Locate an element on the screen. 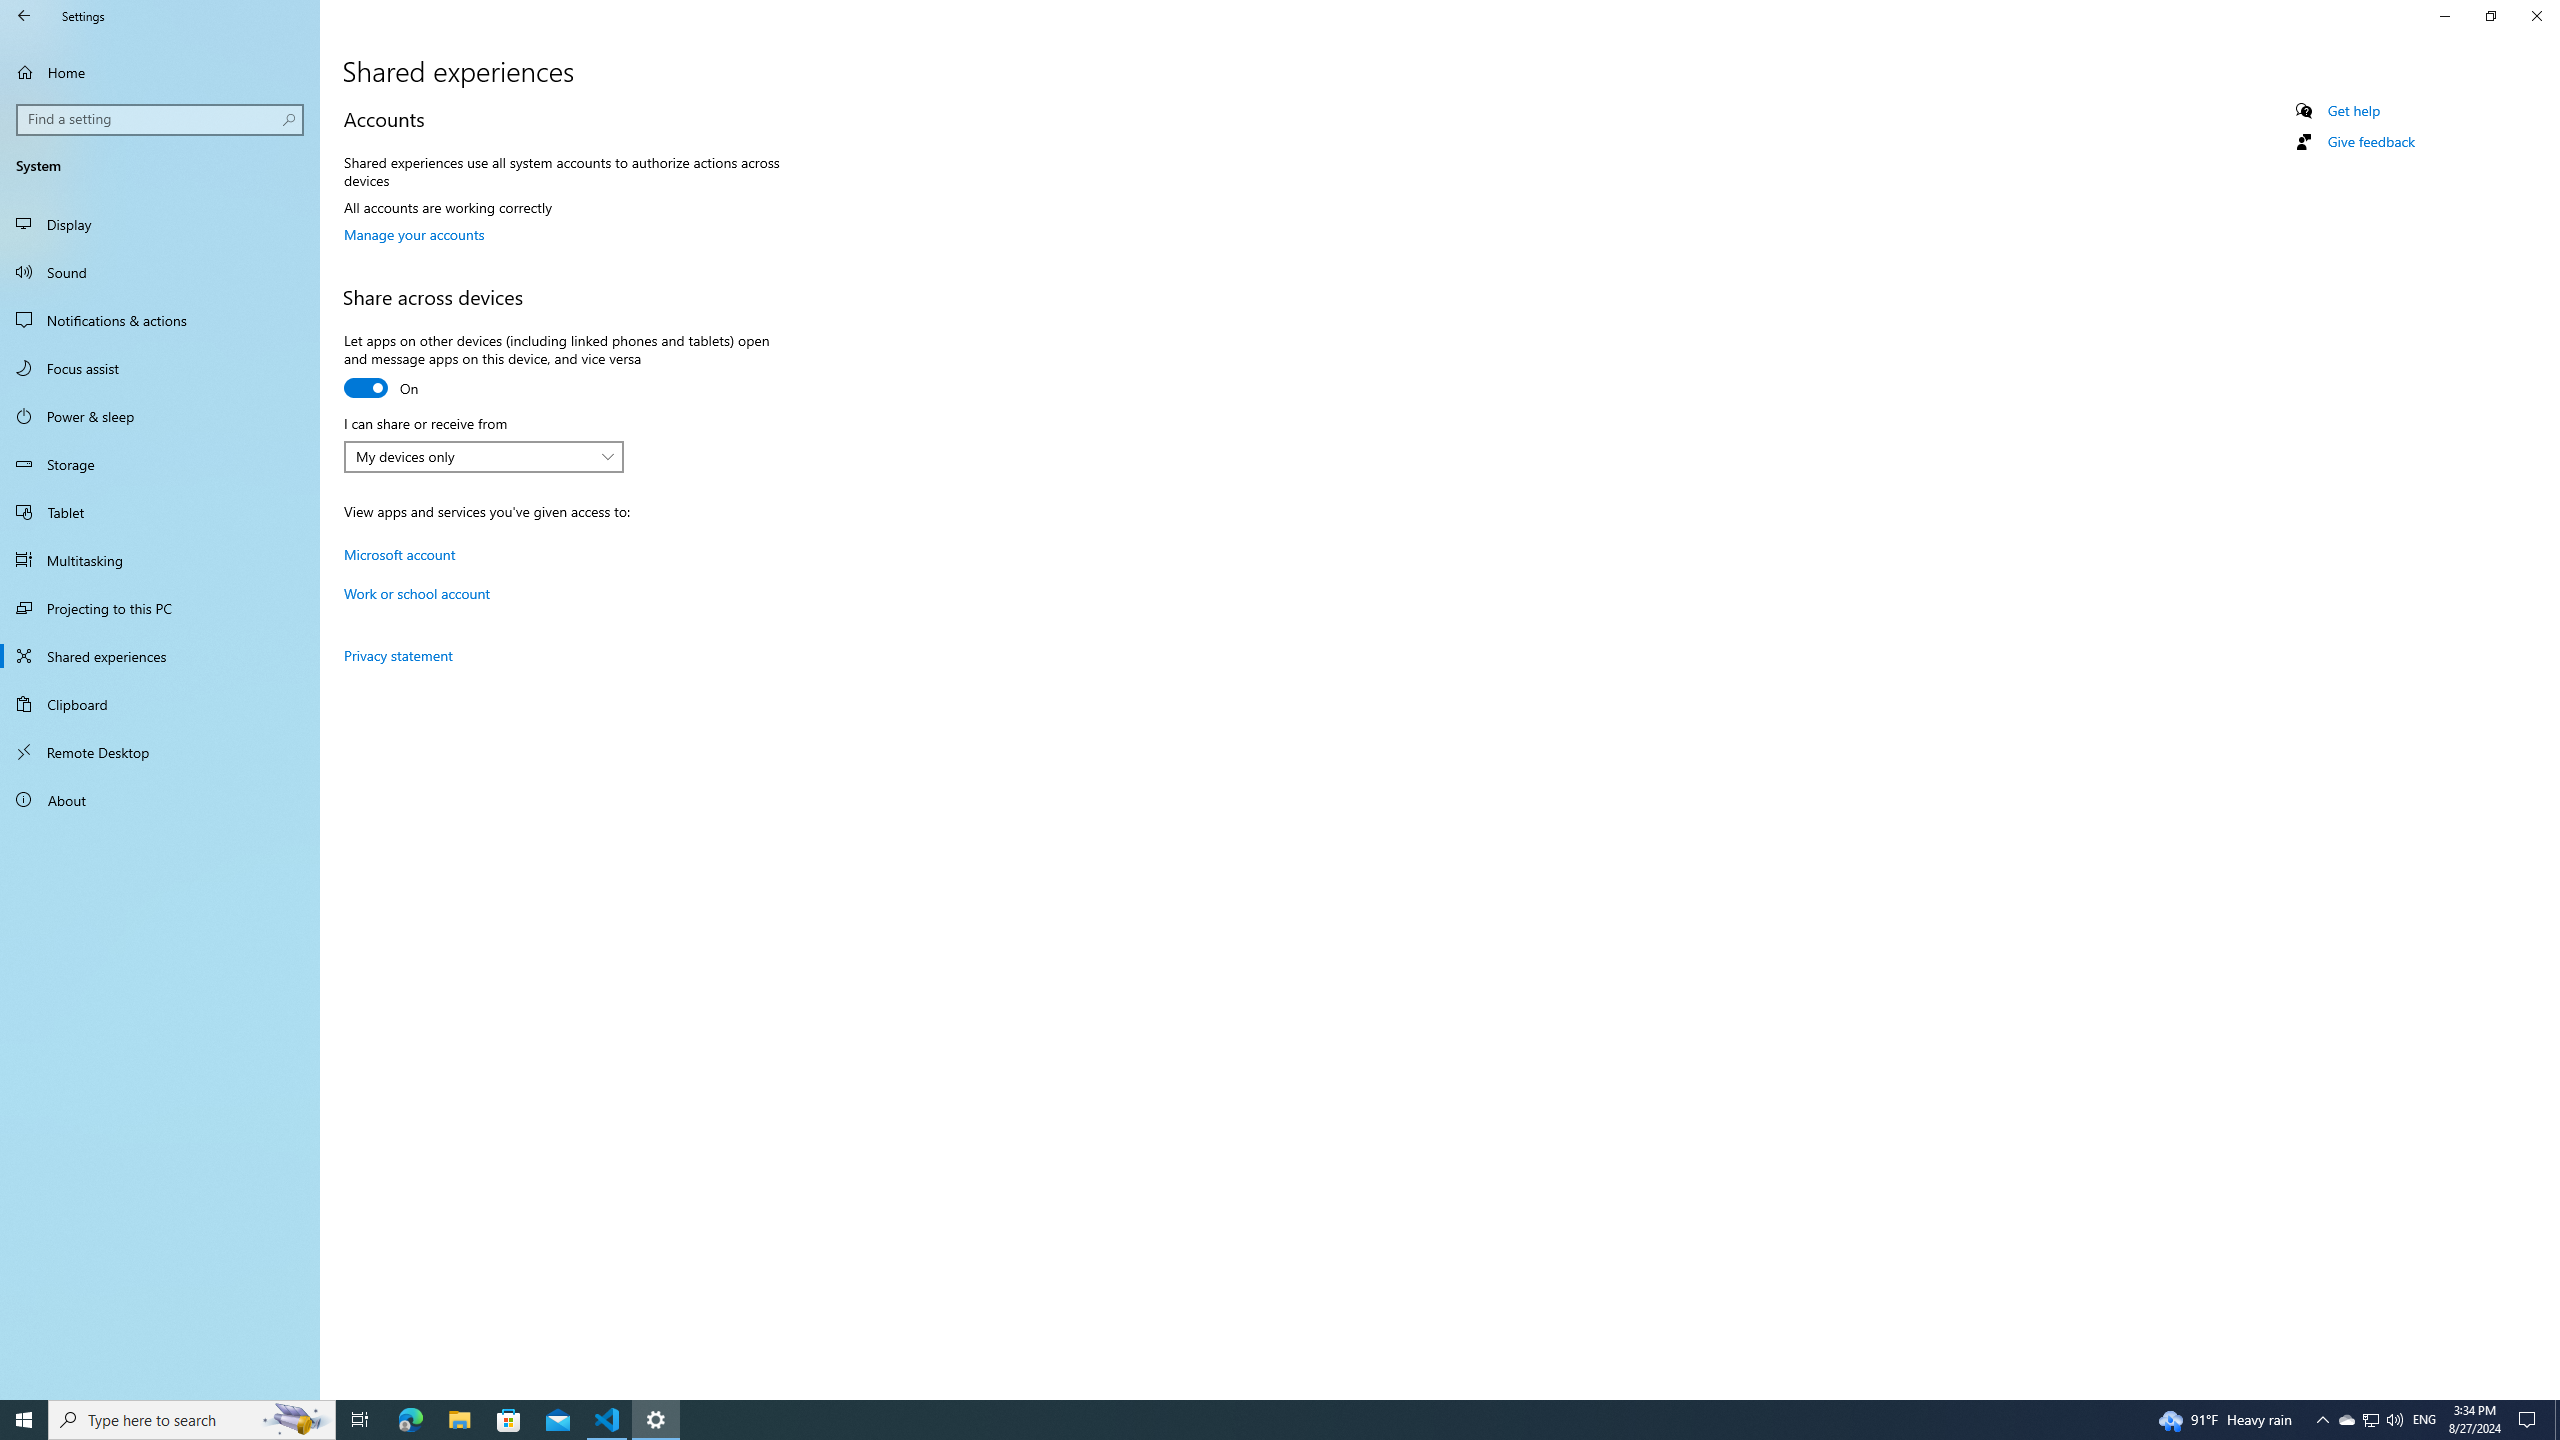  'Type here to search' is located at coordinates (191, 1418).